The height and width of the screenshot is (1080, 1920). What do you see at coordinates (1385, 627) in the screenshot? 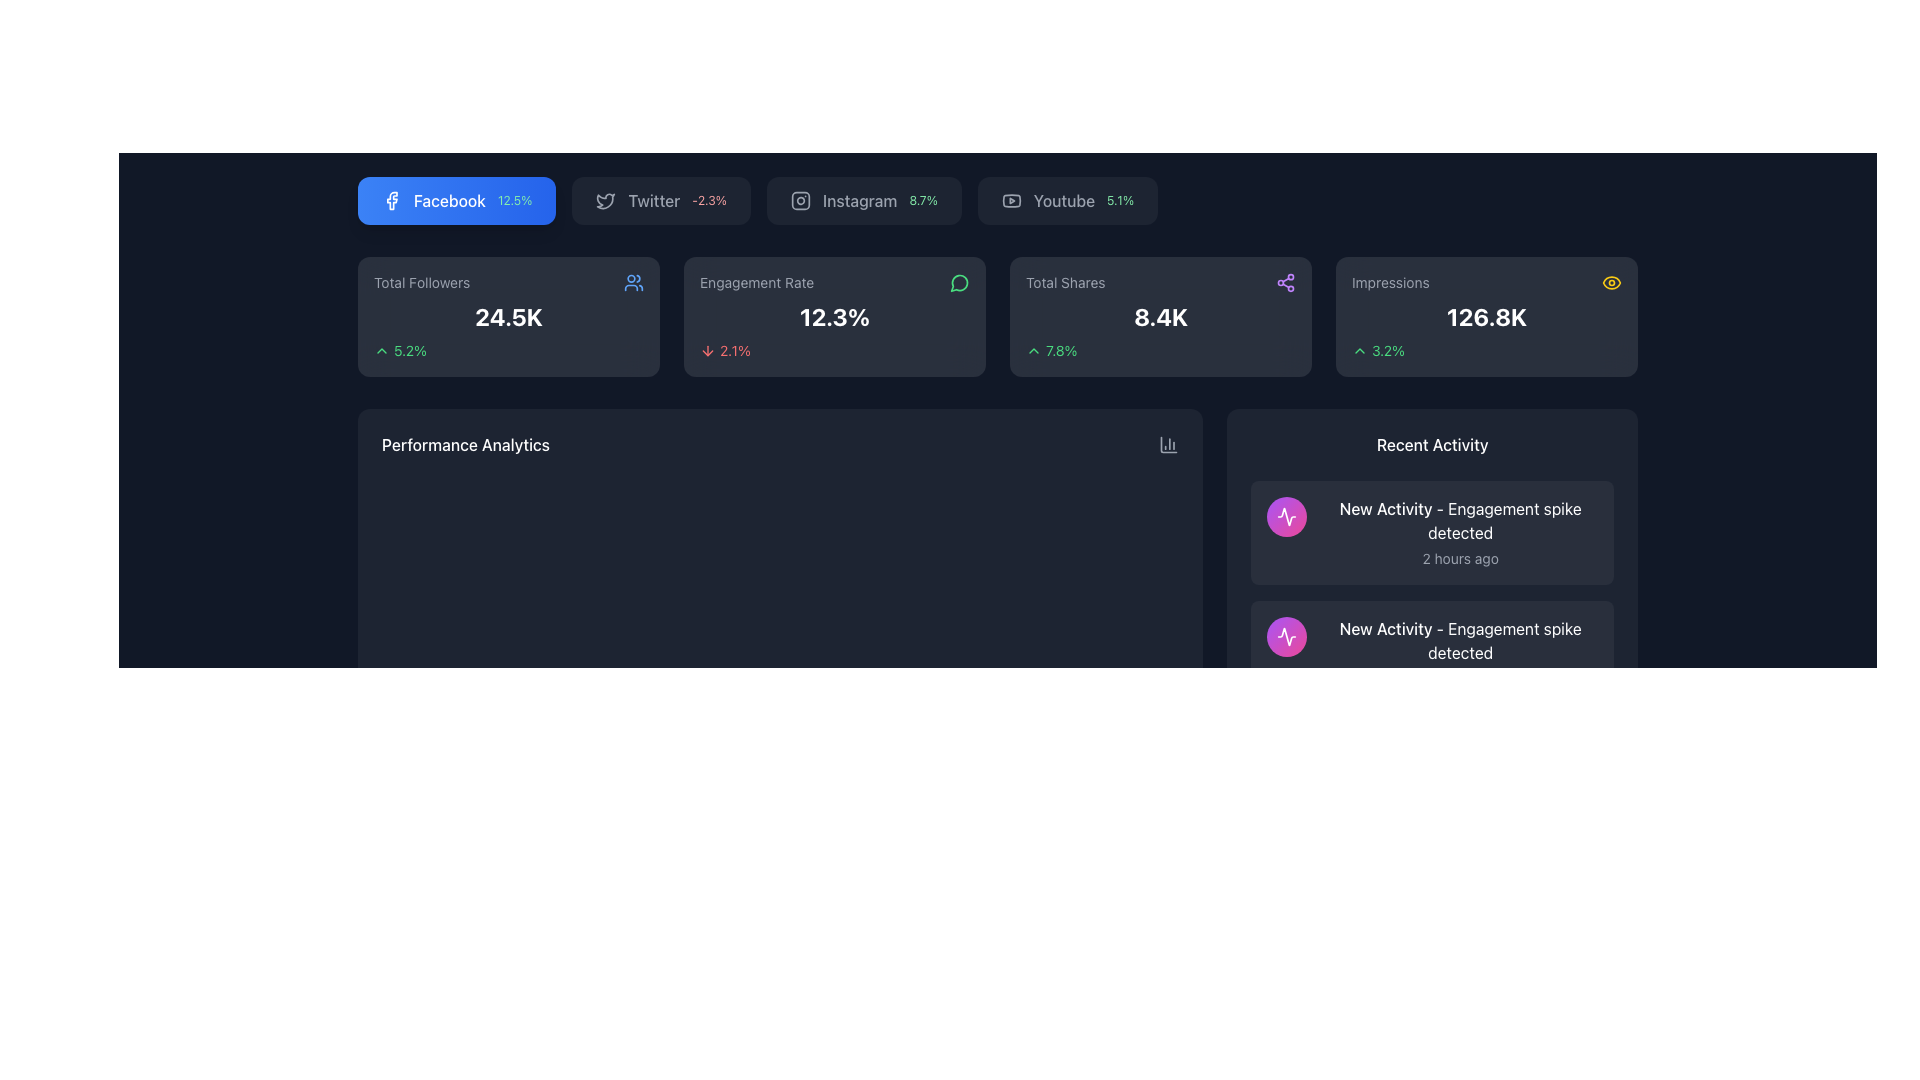
I see `the 'New Activity' text label in the notification block of the 'Recent Activity' section, which indicates an activity update` at bounding box center [1385, 627].